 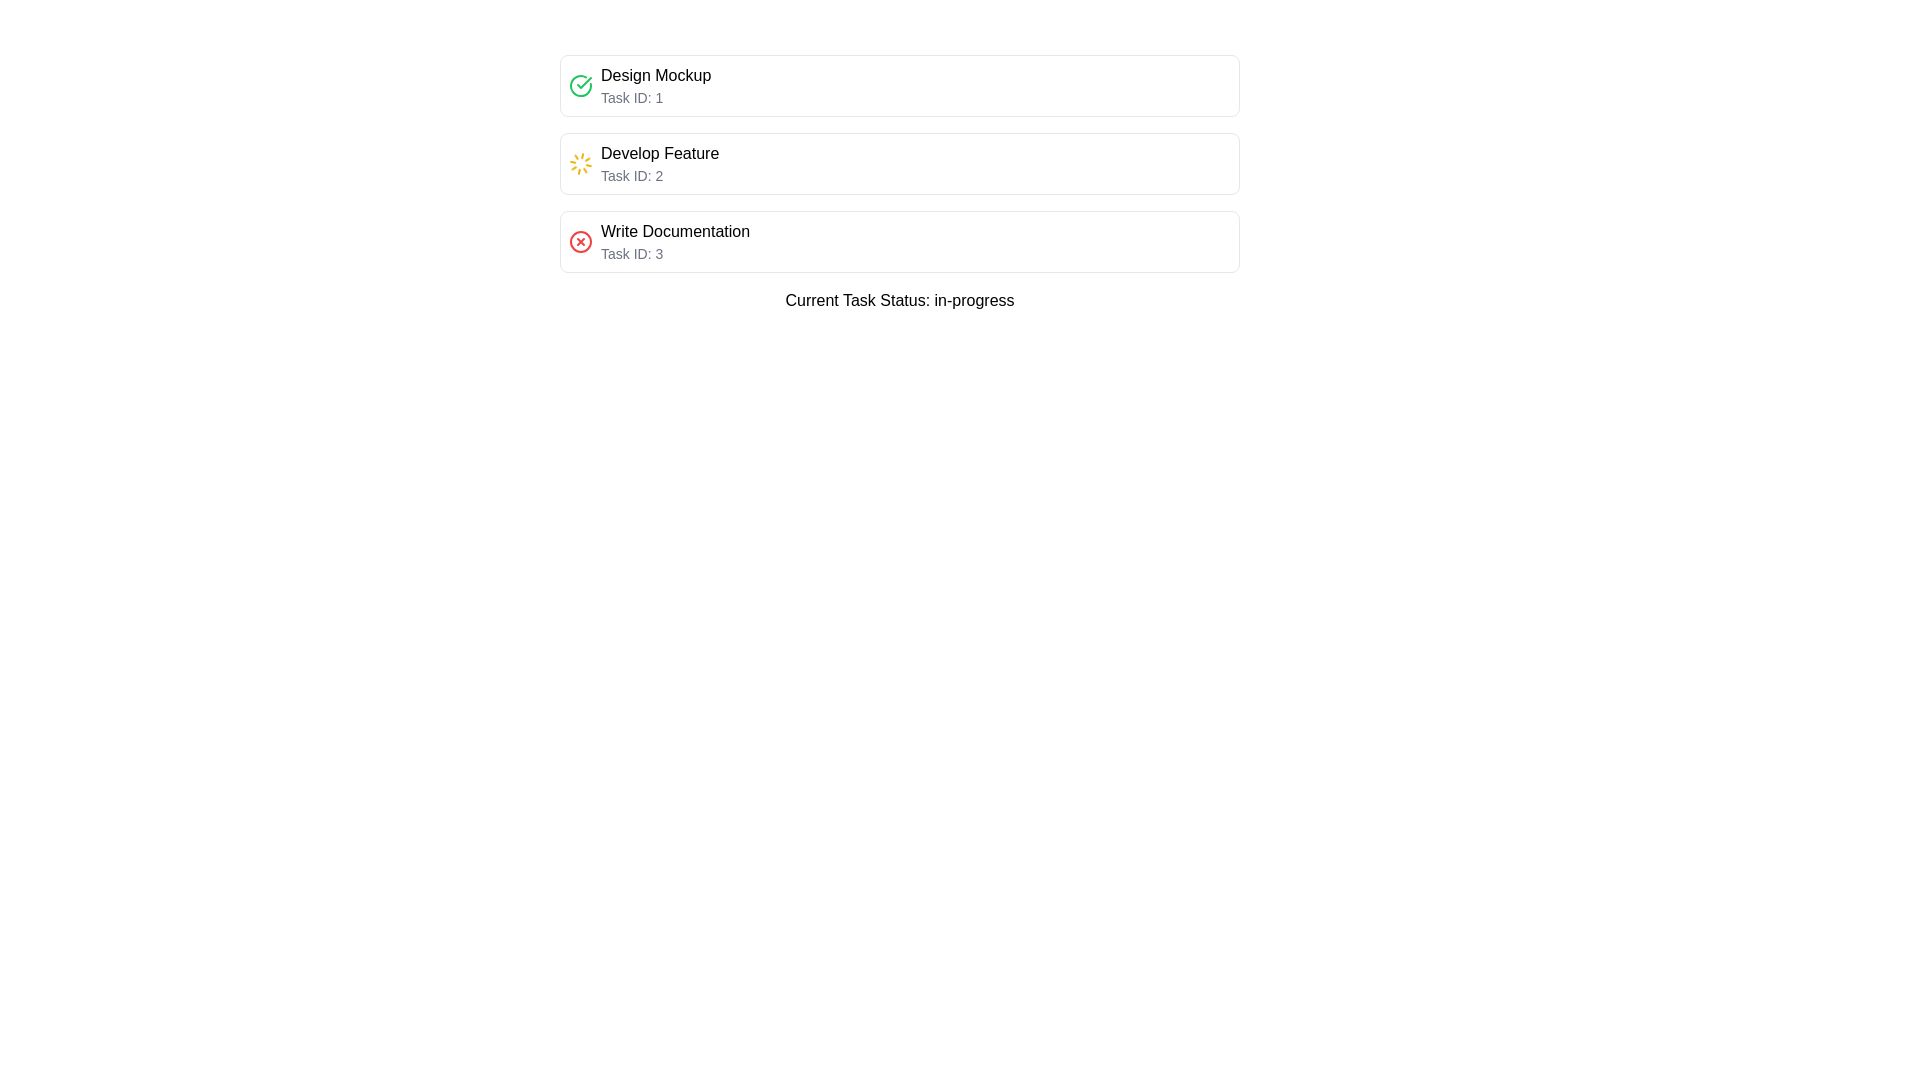 What do you see at coordinates (579, 163) in the screenshot?
I see `the Spinner or Loading Indicator, which is a yellow circular outline with radiating lines, located within the card containing 'Develop Feature' and 'Task ID: 2'` at bounding box center [579, 163].